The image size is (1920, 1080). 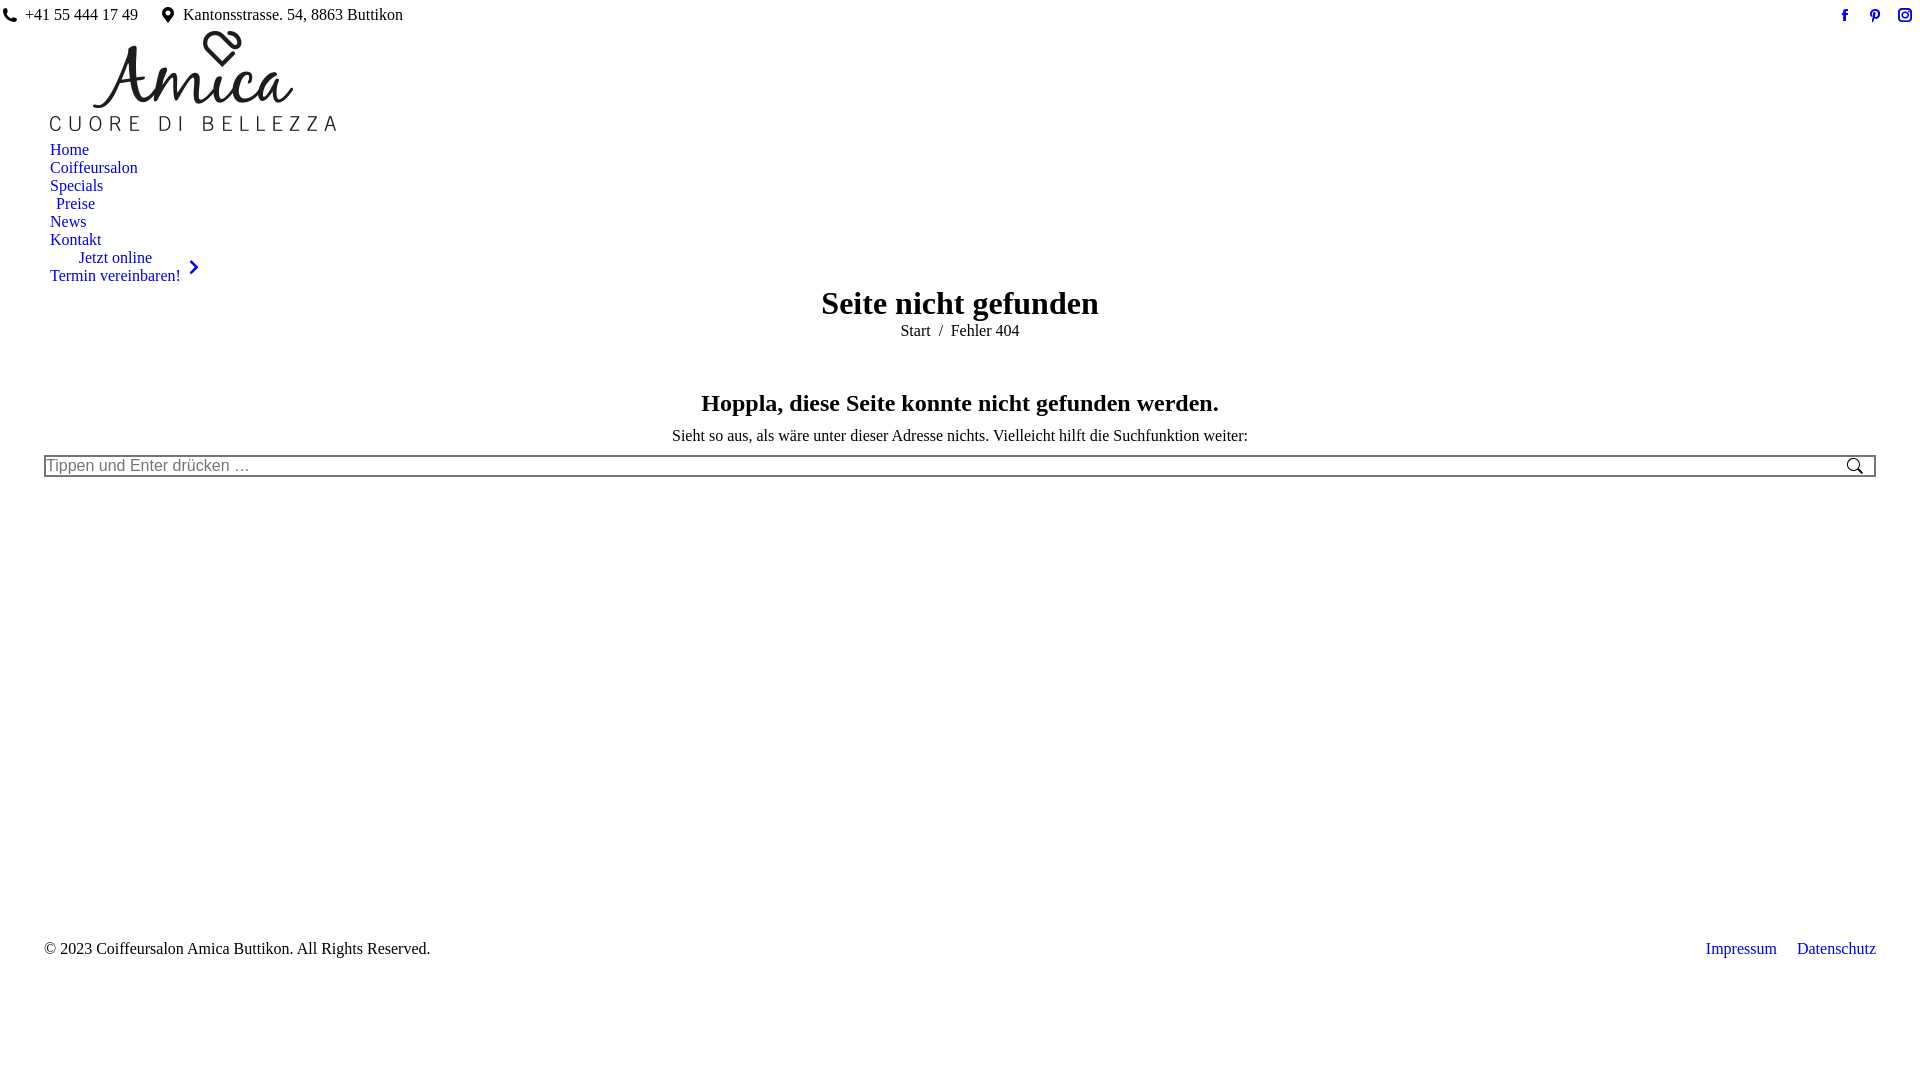 I want to click on 'Pinterest page opens in new window', so click(x=1861, y=15).